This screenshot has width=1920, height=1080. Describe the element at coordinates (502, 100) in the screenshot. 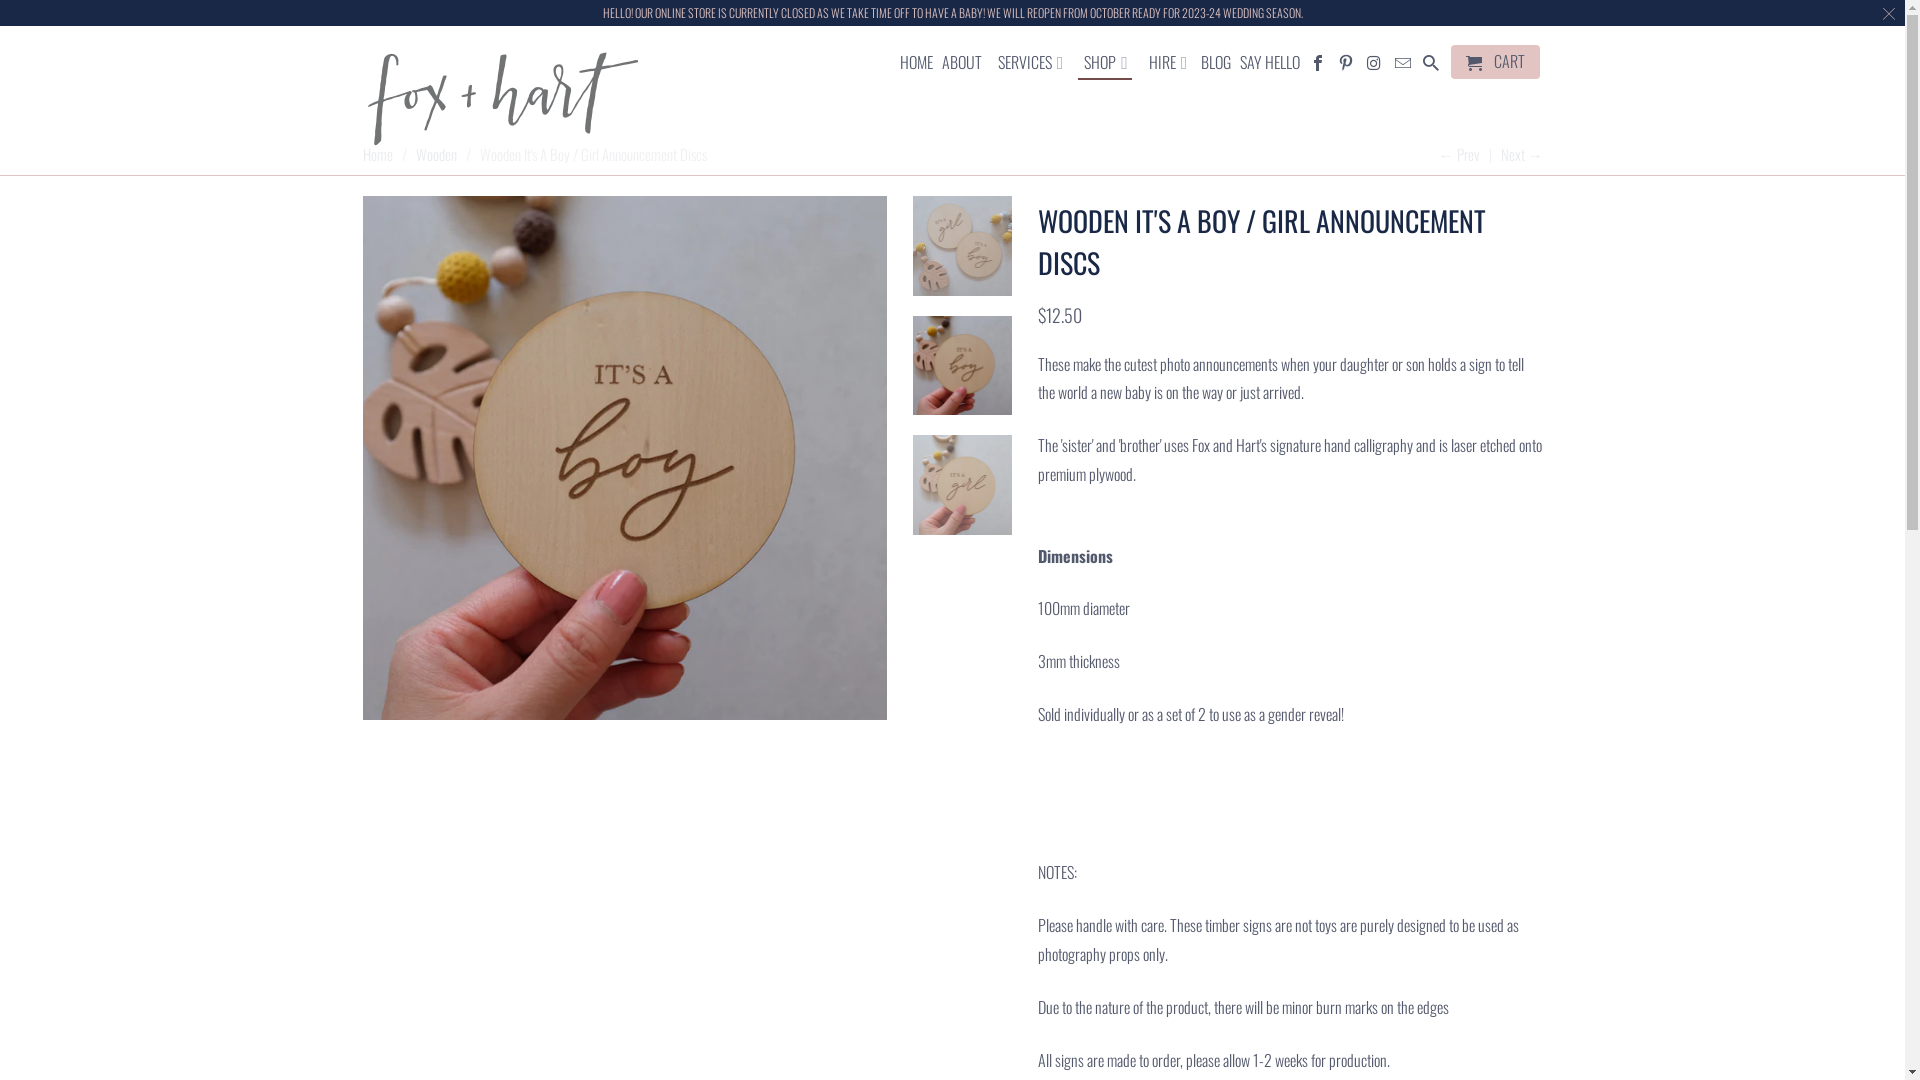

I see `'Fox and Hart'` at that location.